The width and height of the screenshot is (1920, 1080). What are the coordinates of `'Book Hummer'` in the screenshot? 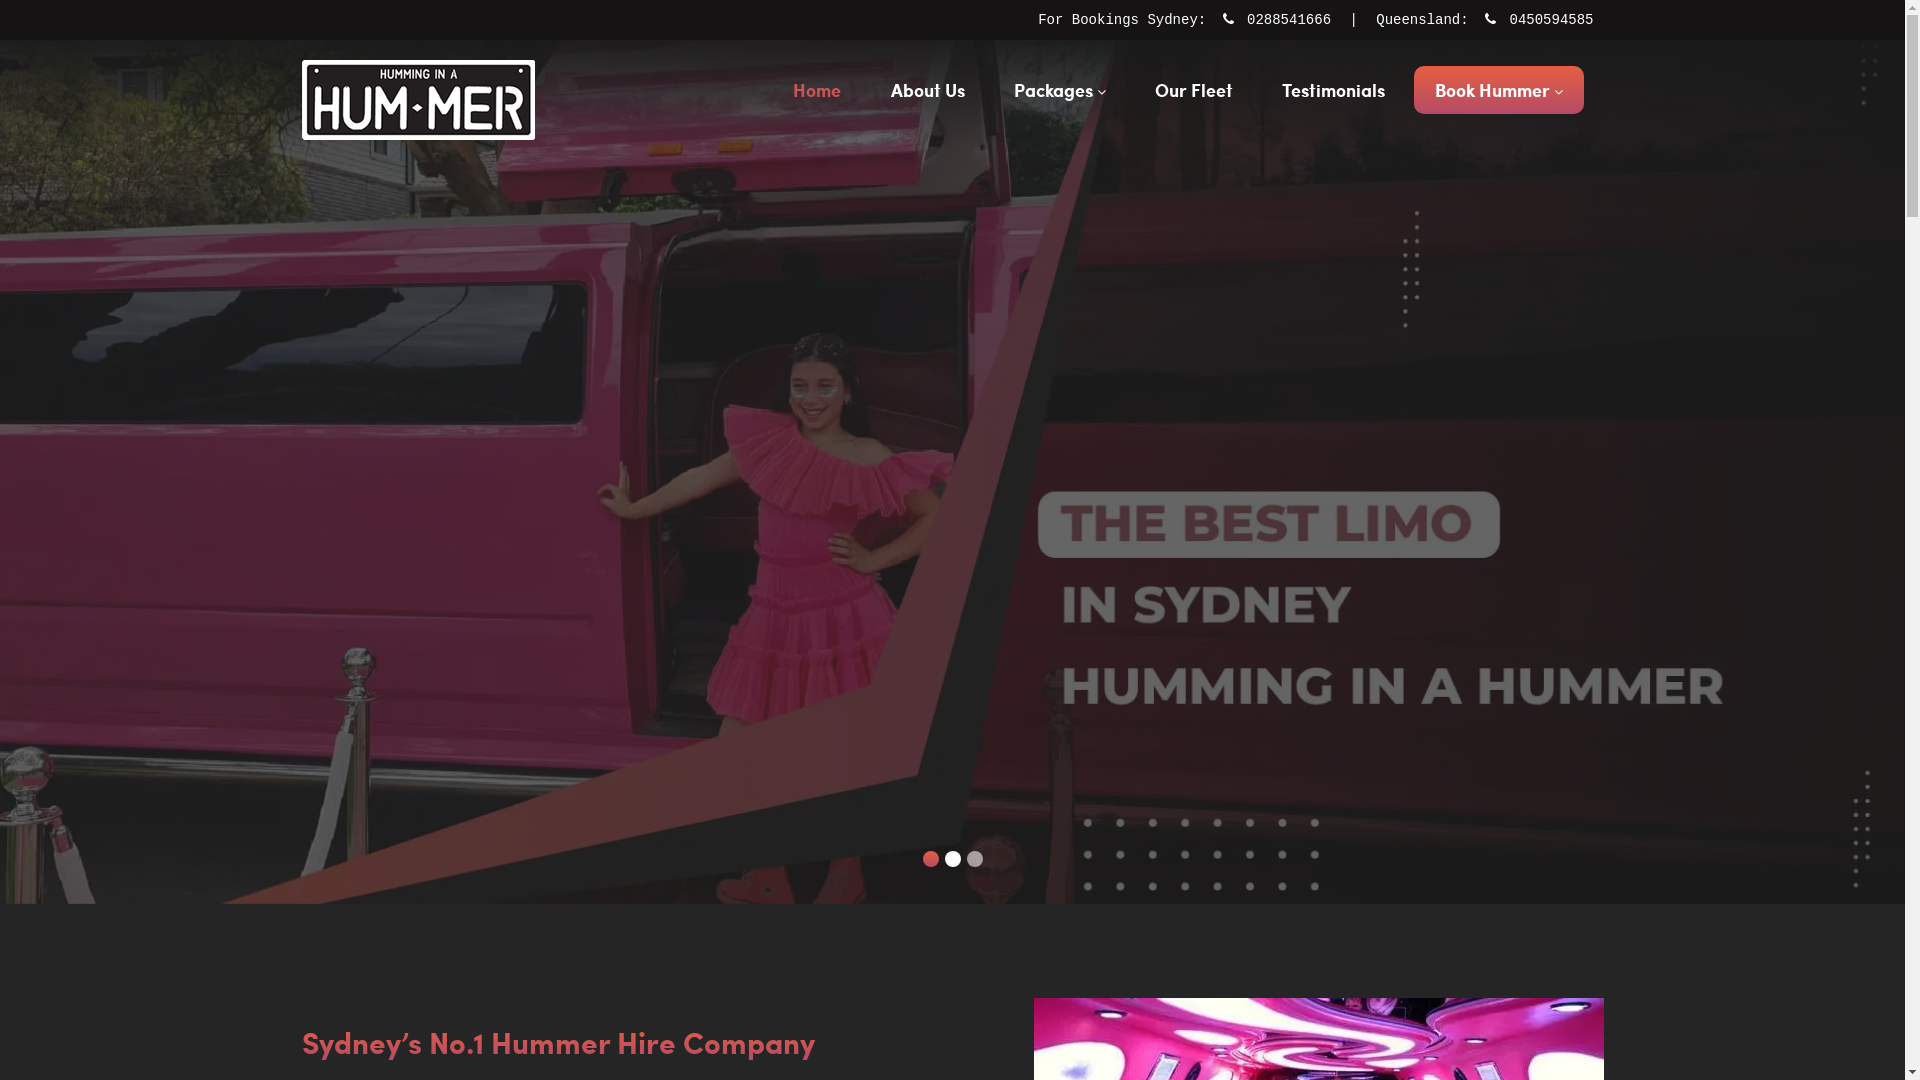 It's located at (1498, 88).